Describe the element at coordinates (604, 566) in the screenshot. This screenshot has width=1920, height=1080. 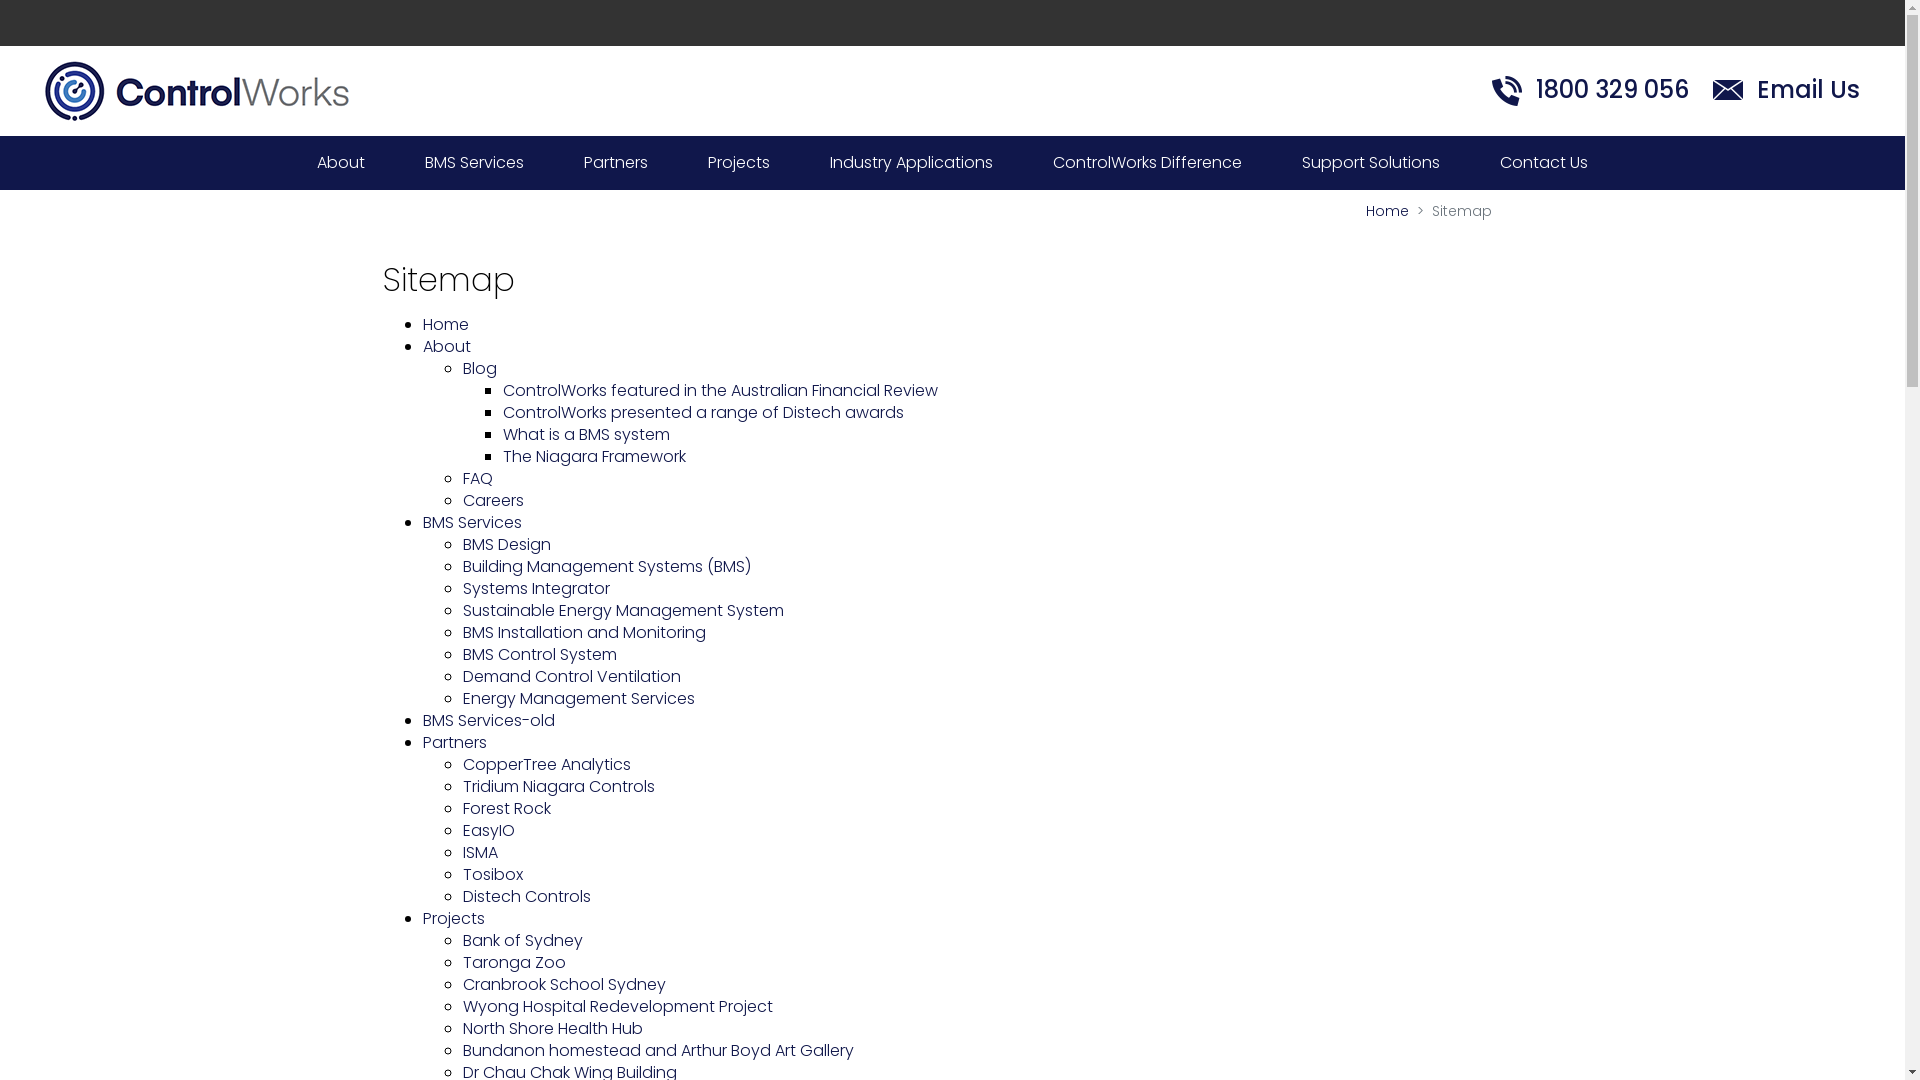
I see `'Building Management Systems (BMS)'` at that location.